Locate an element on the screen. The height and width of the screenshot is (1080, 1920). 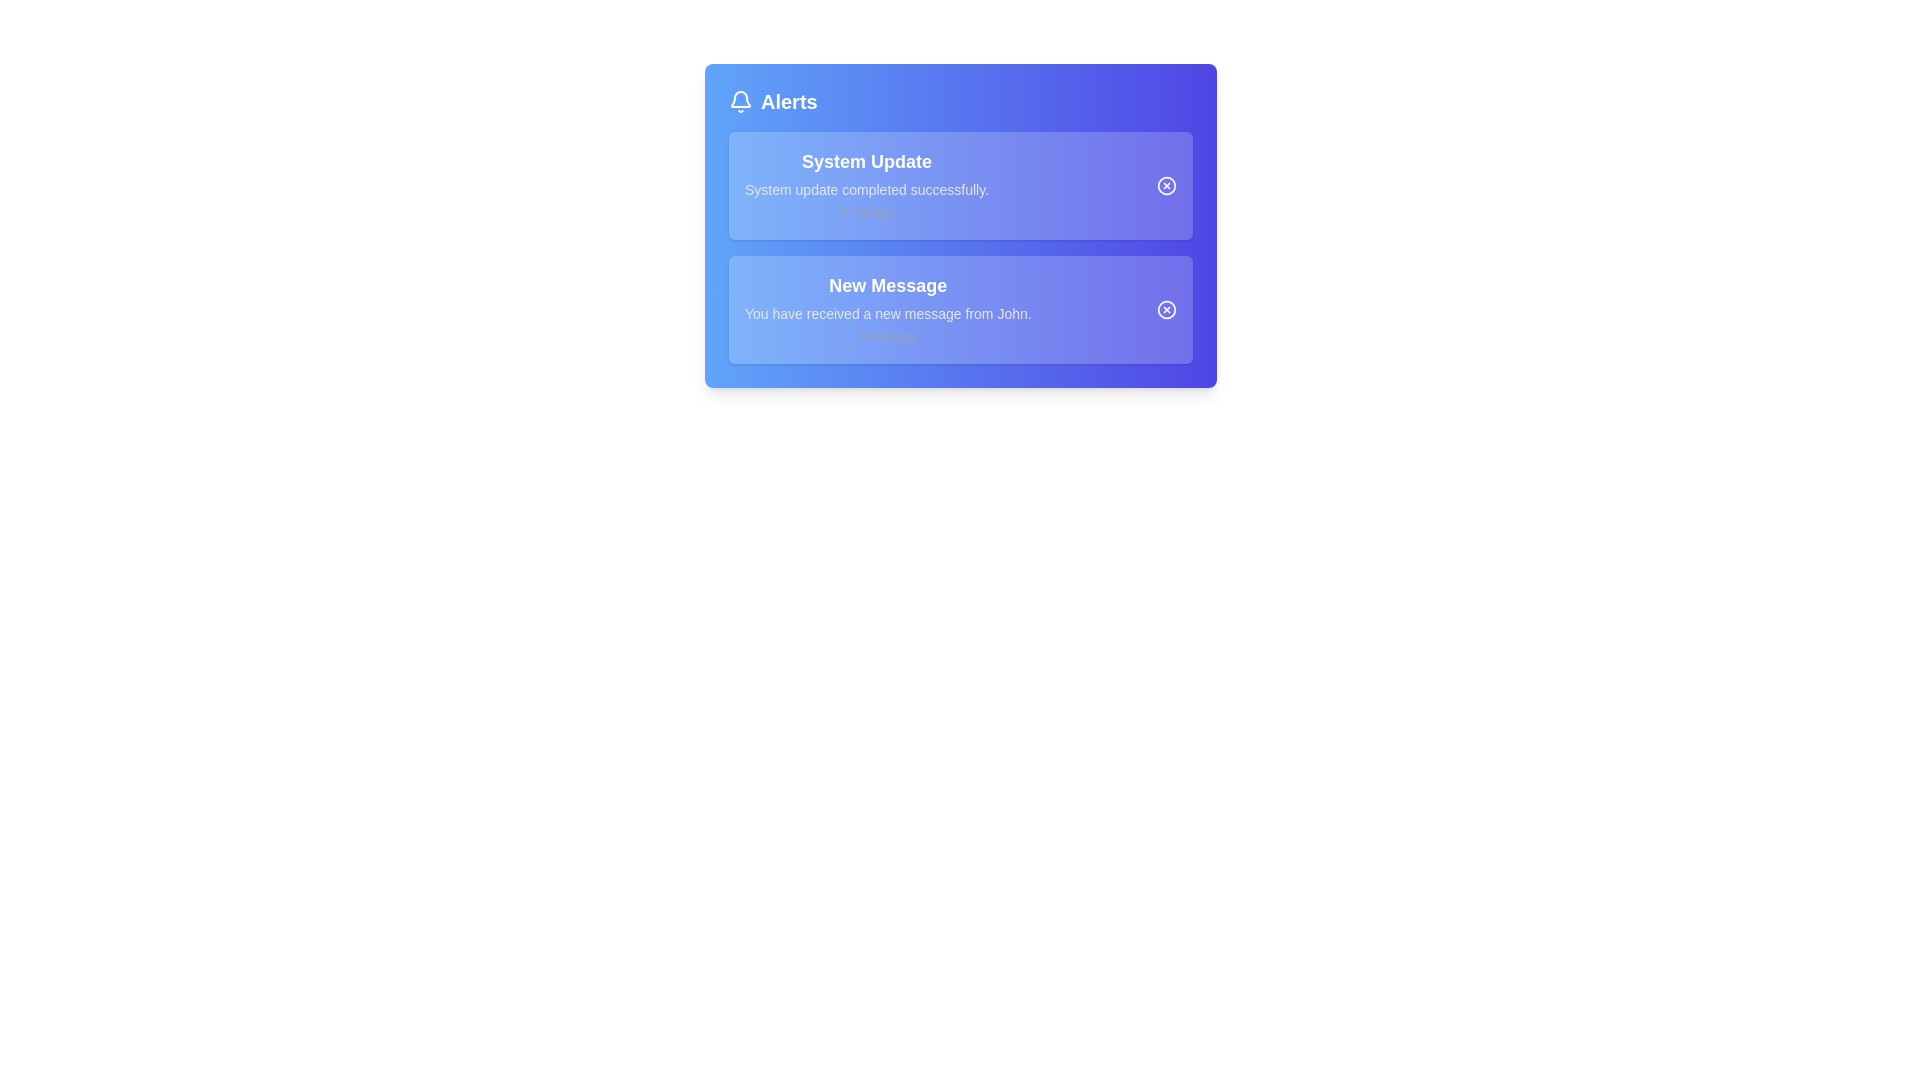
'Alerts' label, which is a bold white text positioned near the top-left corner of the notification panel, serving as an indicator for notifications is located at coordinates (788, 101).